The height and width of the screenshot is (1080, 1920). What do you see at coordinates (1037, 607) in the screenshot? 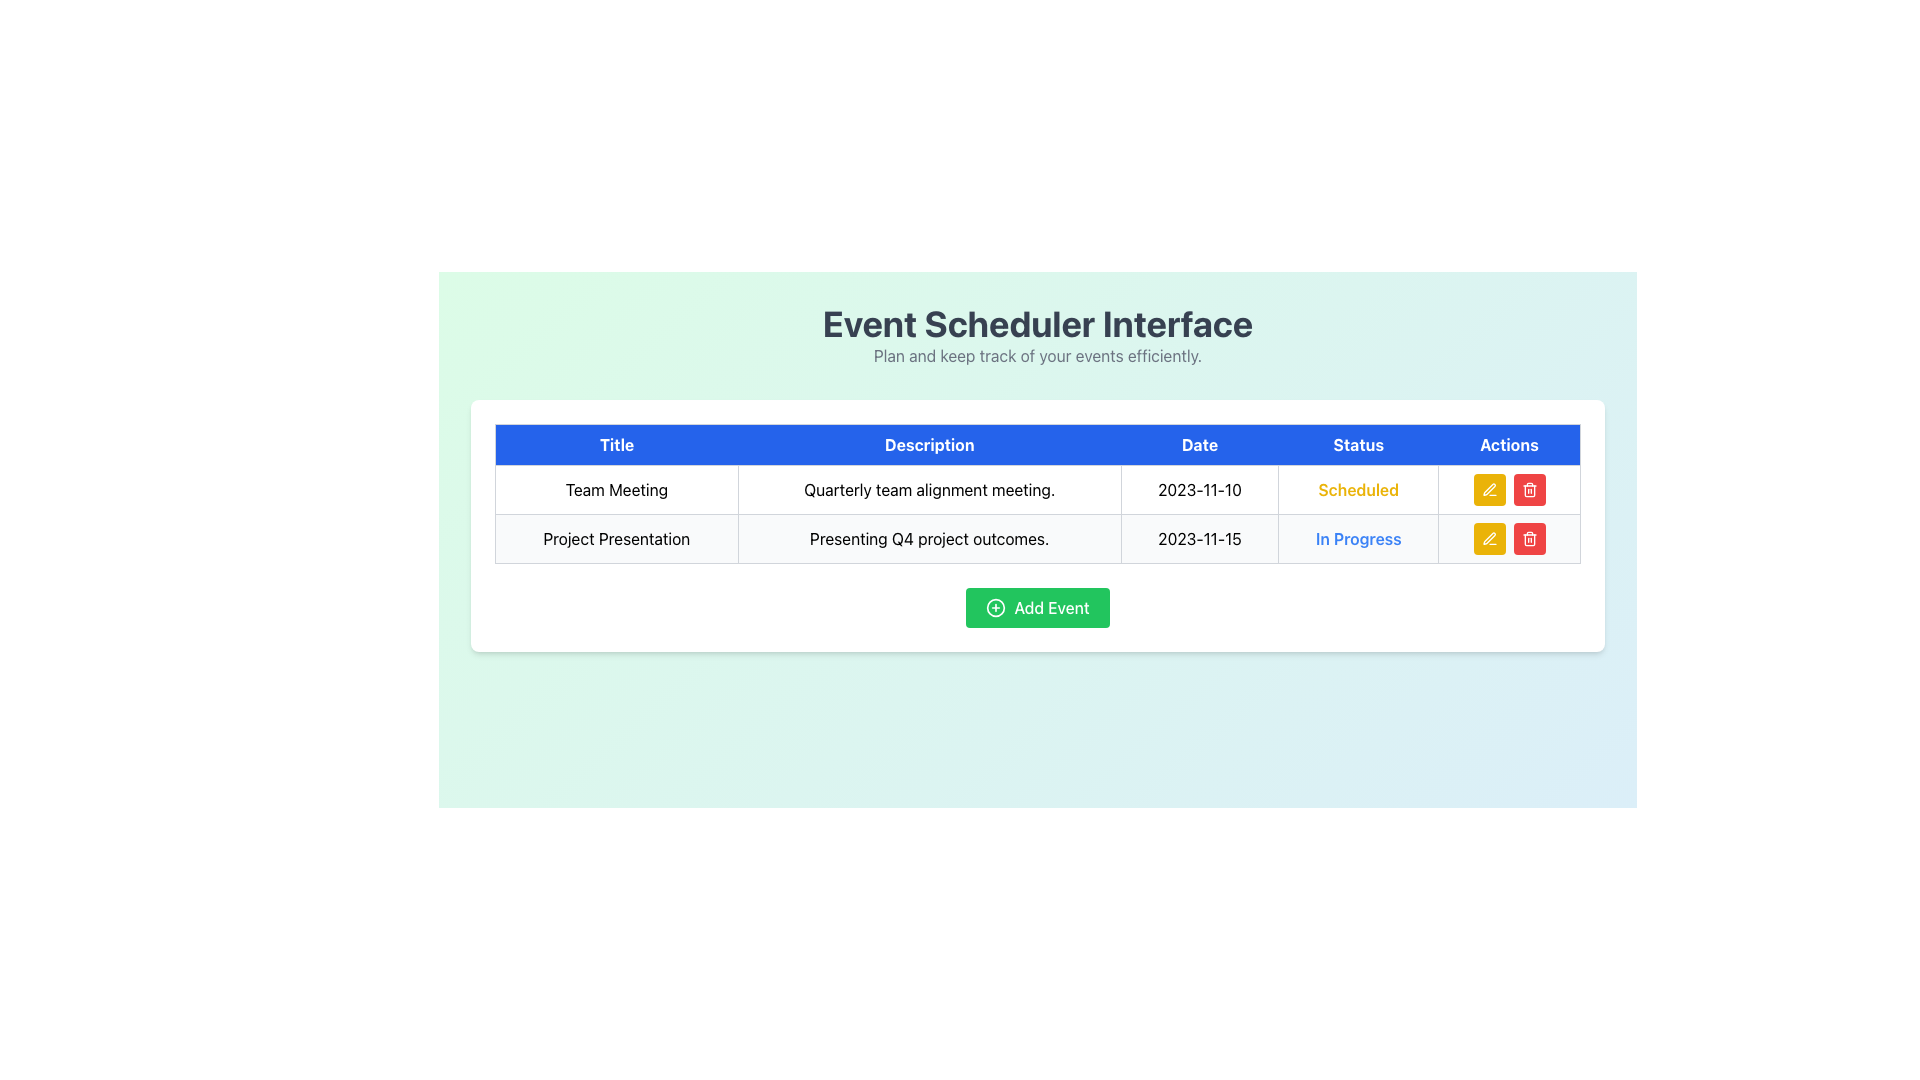
I see `the green 'Add Event' button located at the bottom of the event scheduling interface to initiate adding an event` at bounding box center [1037, 607].